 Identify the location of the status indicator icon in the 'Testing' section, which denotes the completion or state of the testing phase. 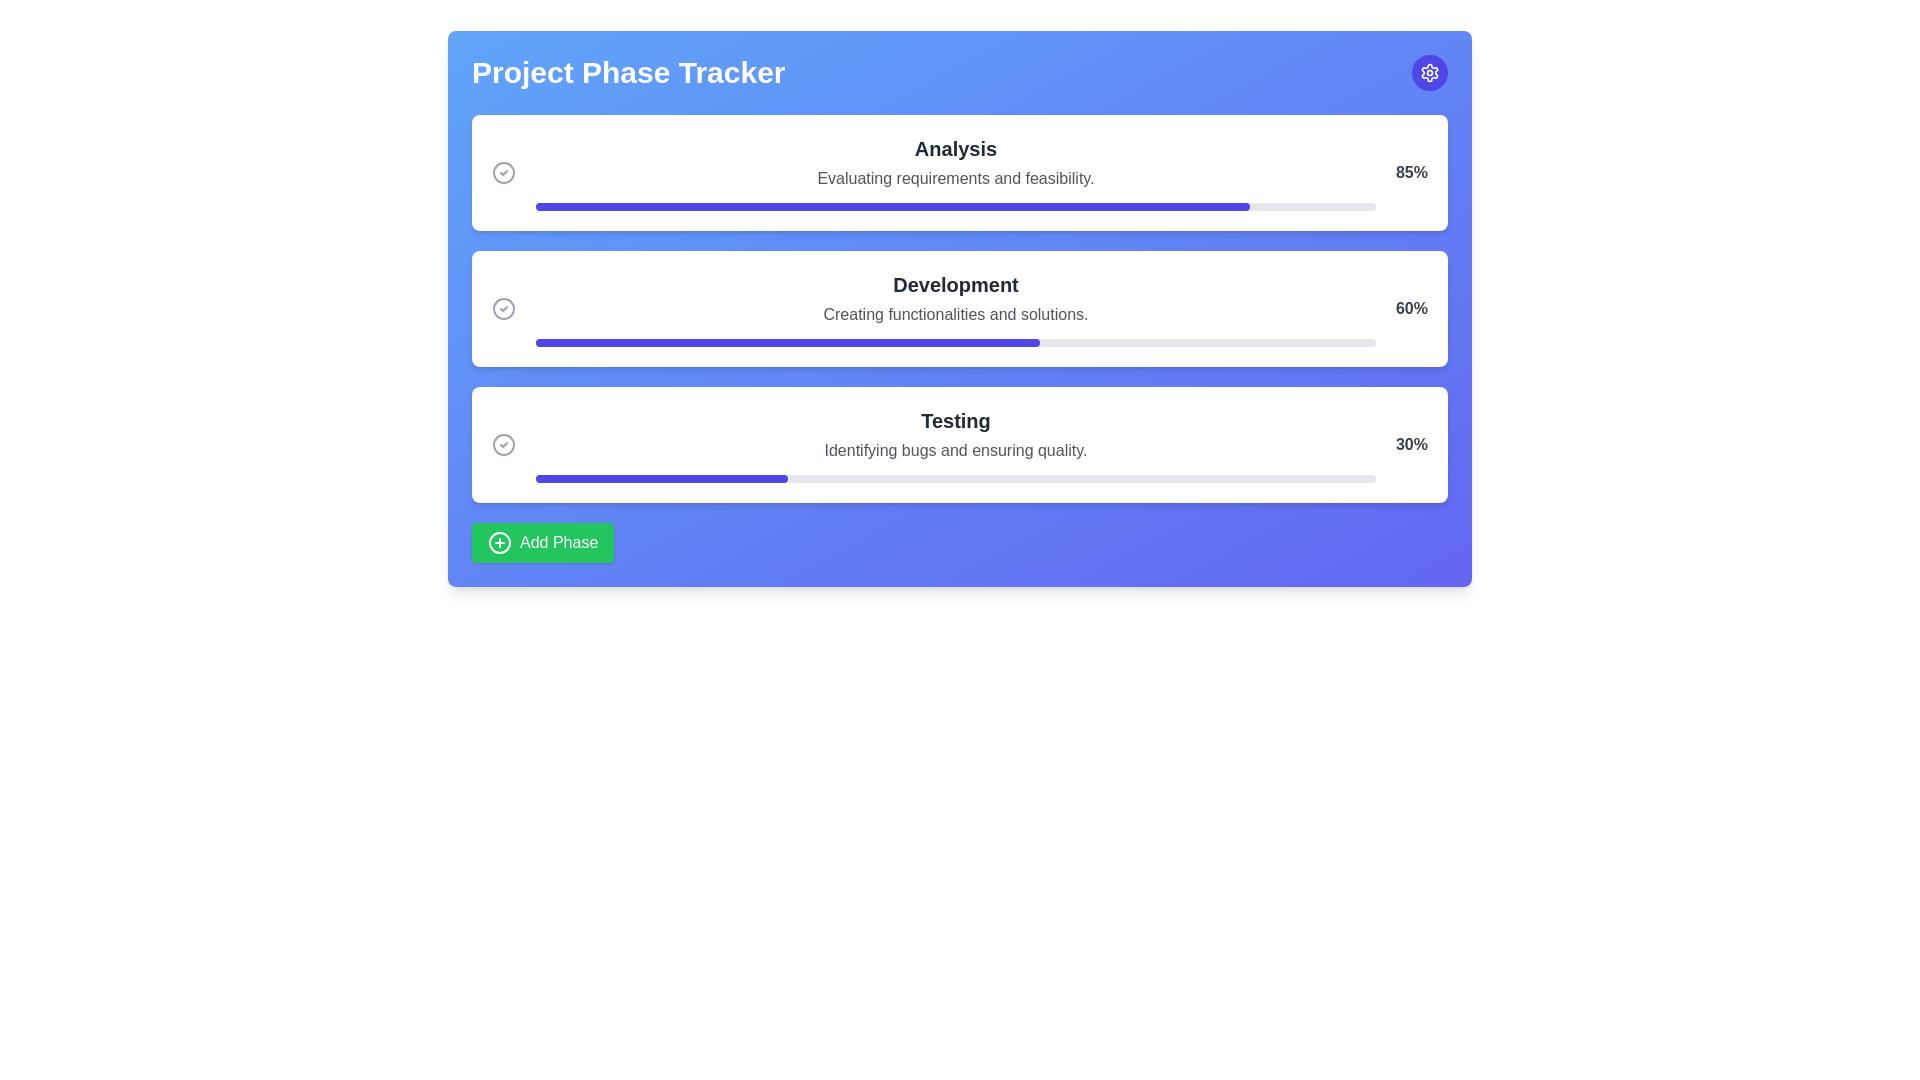
(504, 443).